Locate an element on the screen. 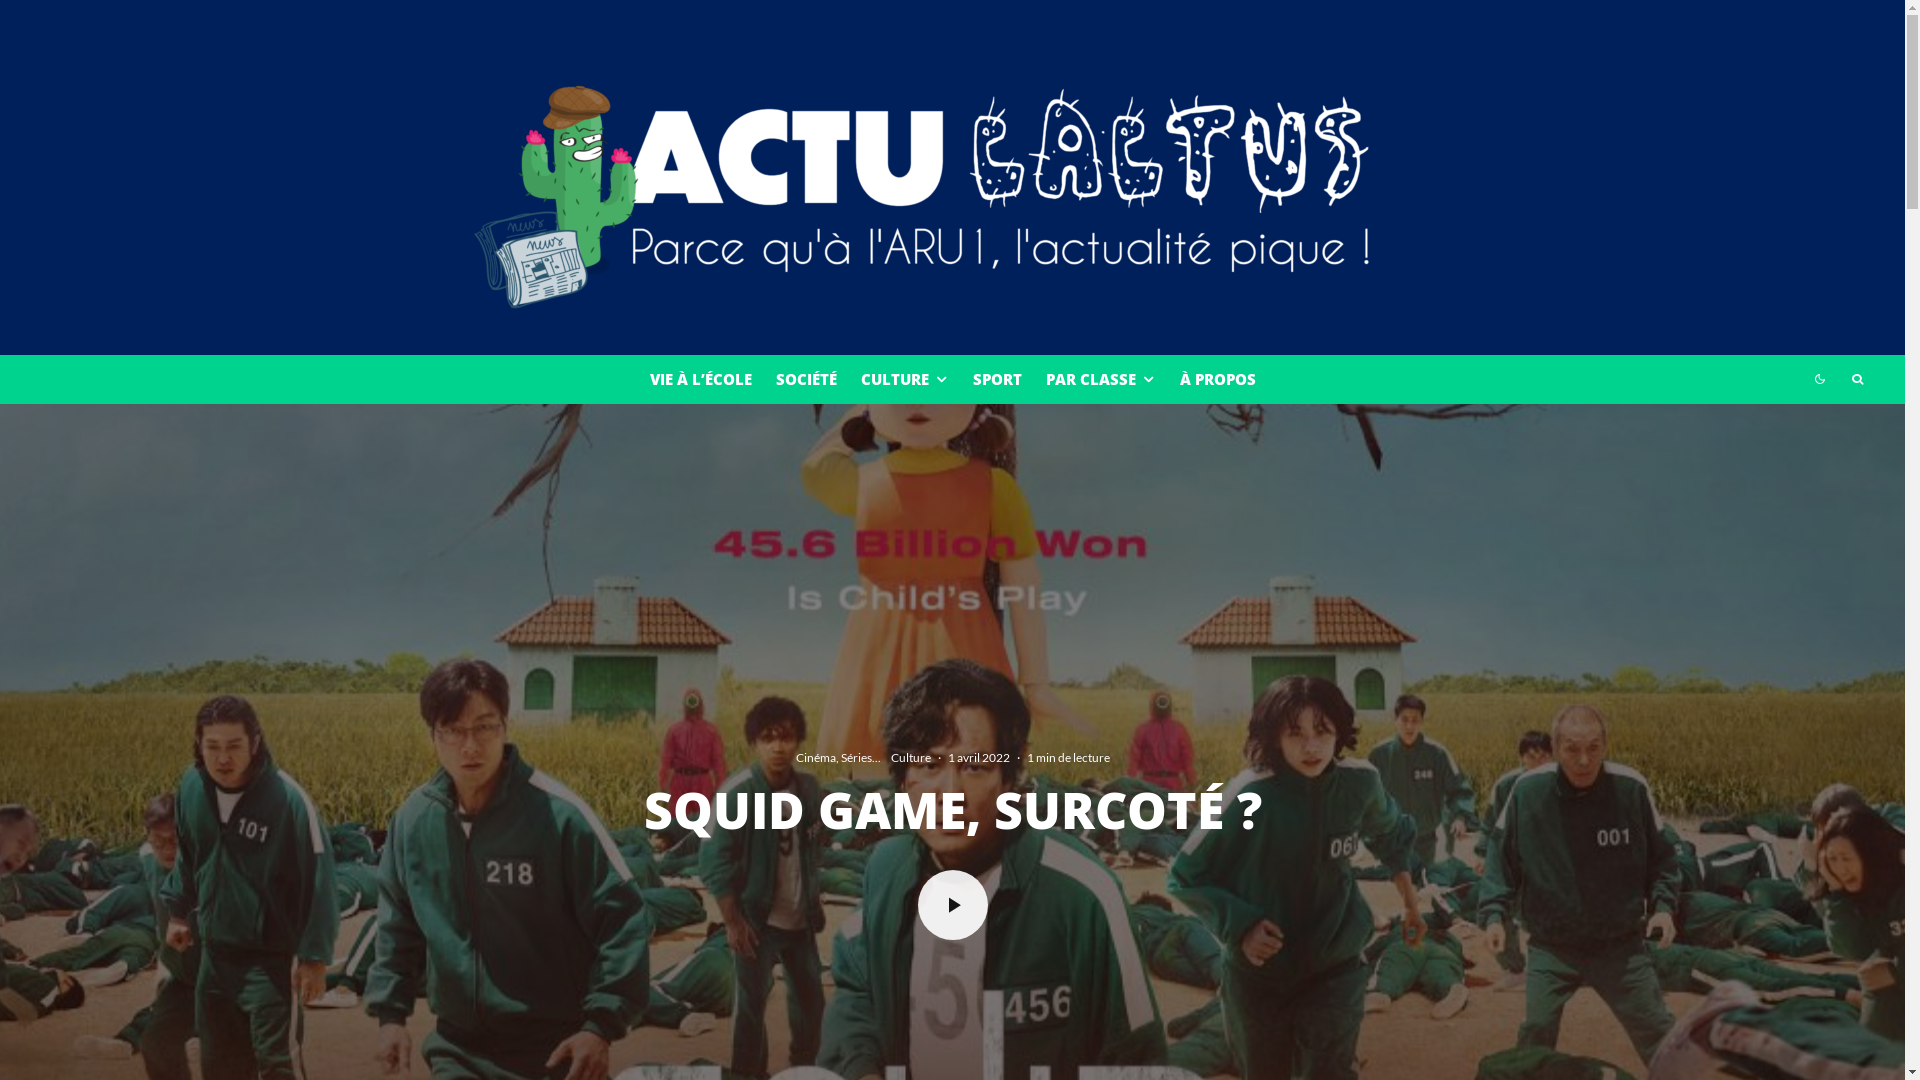 The width and height of the screenshot is (1920, 1080). 'SPORT' is located at coordinates (996, 379).